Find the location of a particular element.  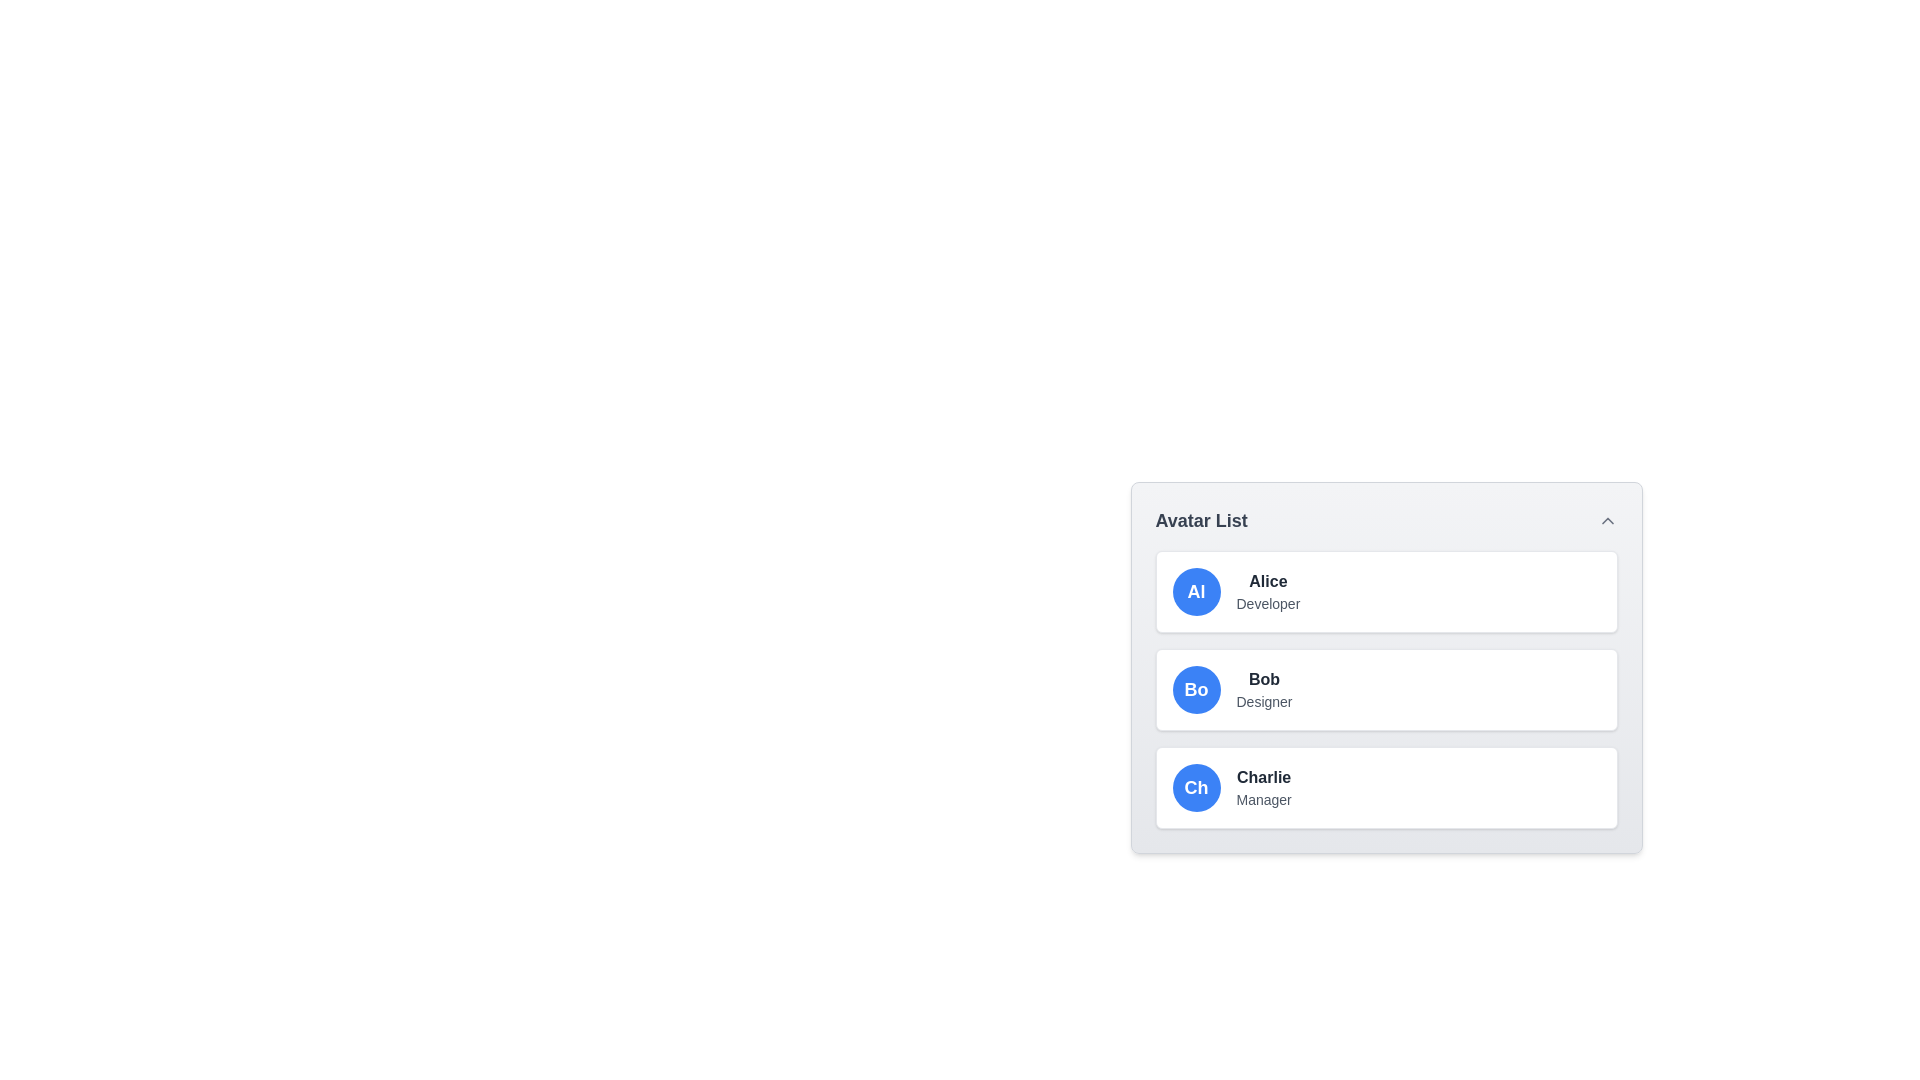

the Profile Avatar representing the user 'Alice' located to the left of the 'Alice' text in the vertical list is located at coordinates (1196, 590).